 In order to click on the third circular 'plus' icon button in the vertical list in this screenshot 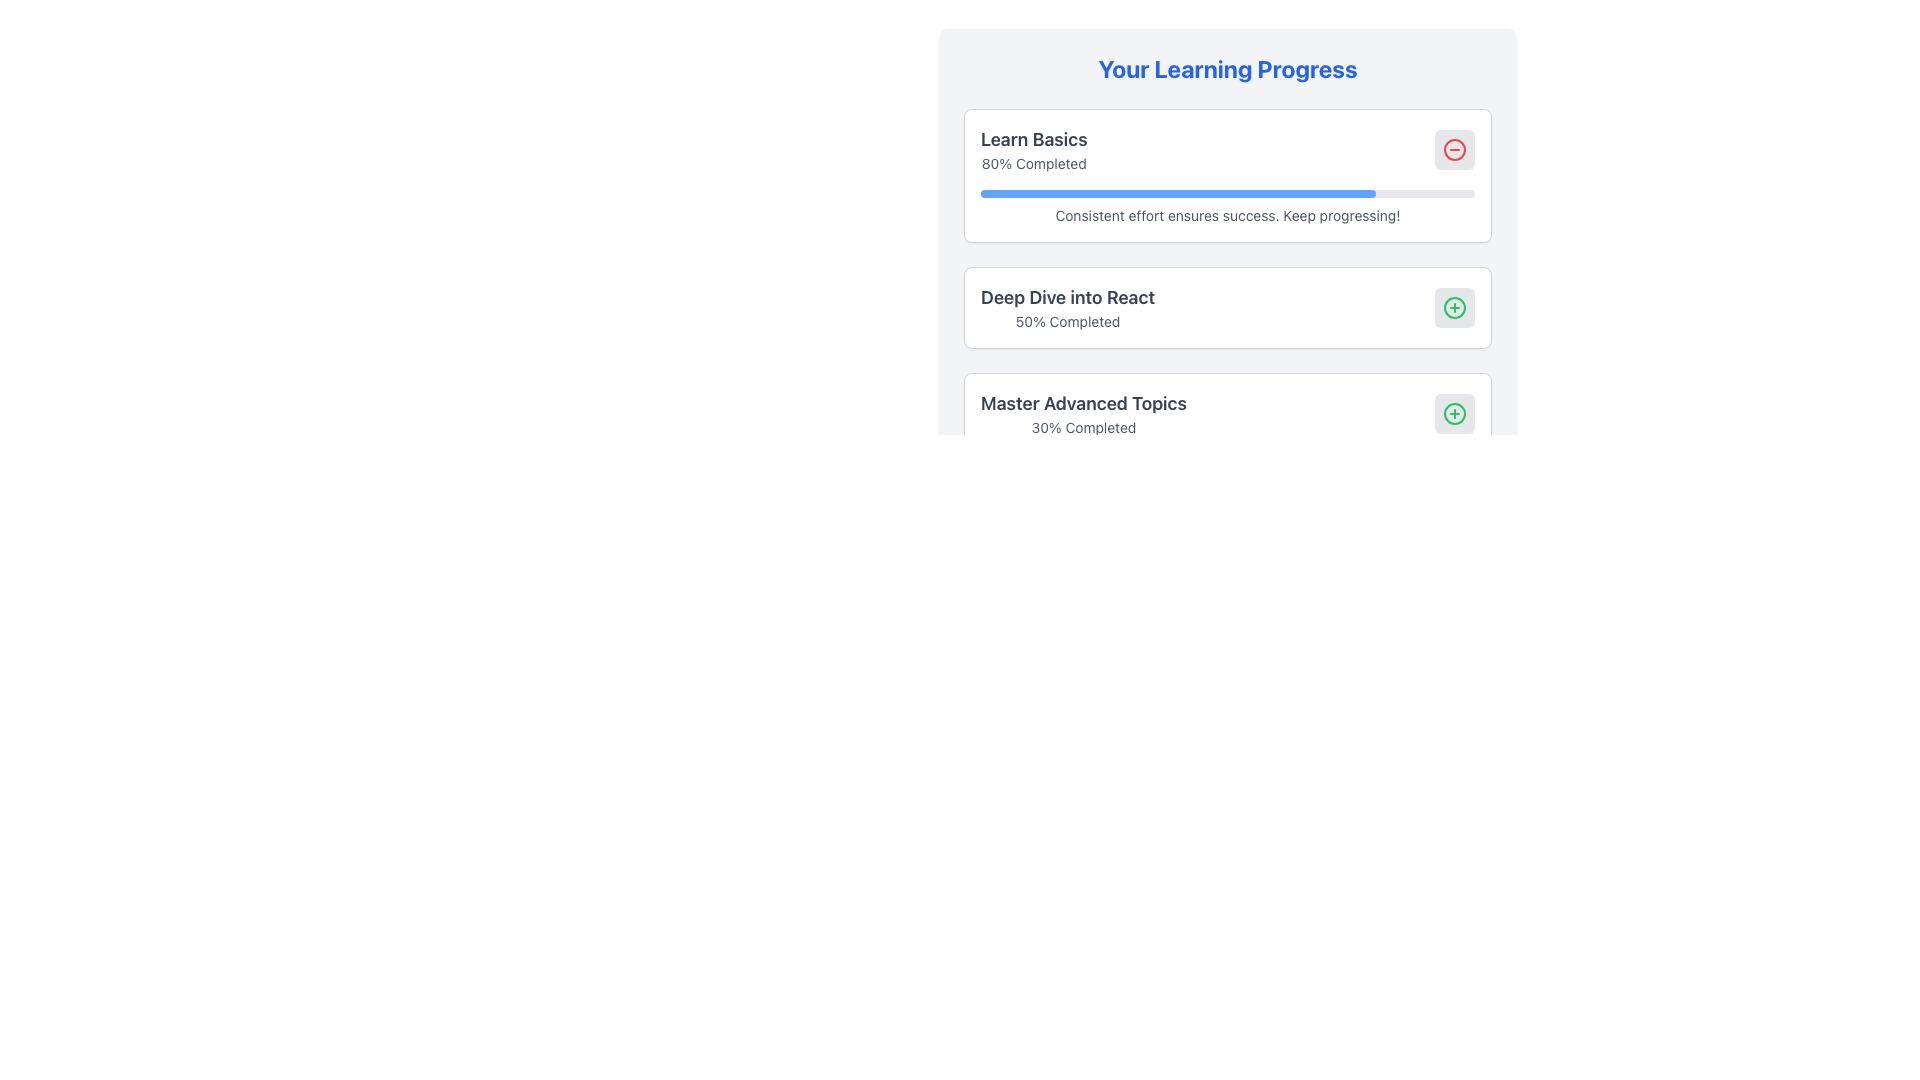, I will do `click(1454, 412)`.